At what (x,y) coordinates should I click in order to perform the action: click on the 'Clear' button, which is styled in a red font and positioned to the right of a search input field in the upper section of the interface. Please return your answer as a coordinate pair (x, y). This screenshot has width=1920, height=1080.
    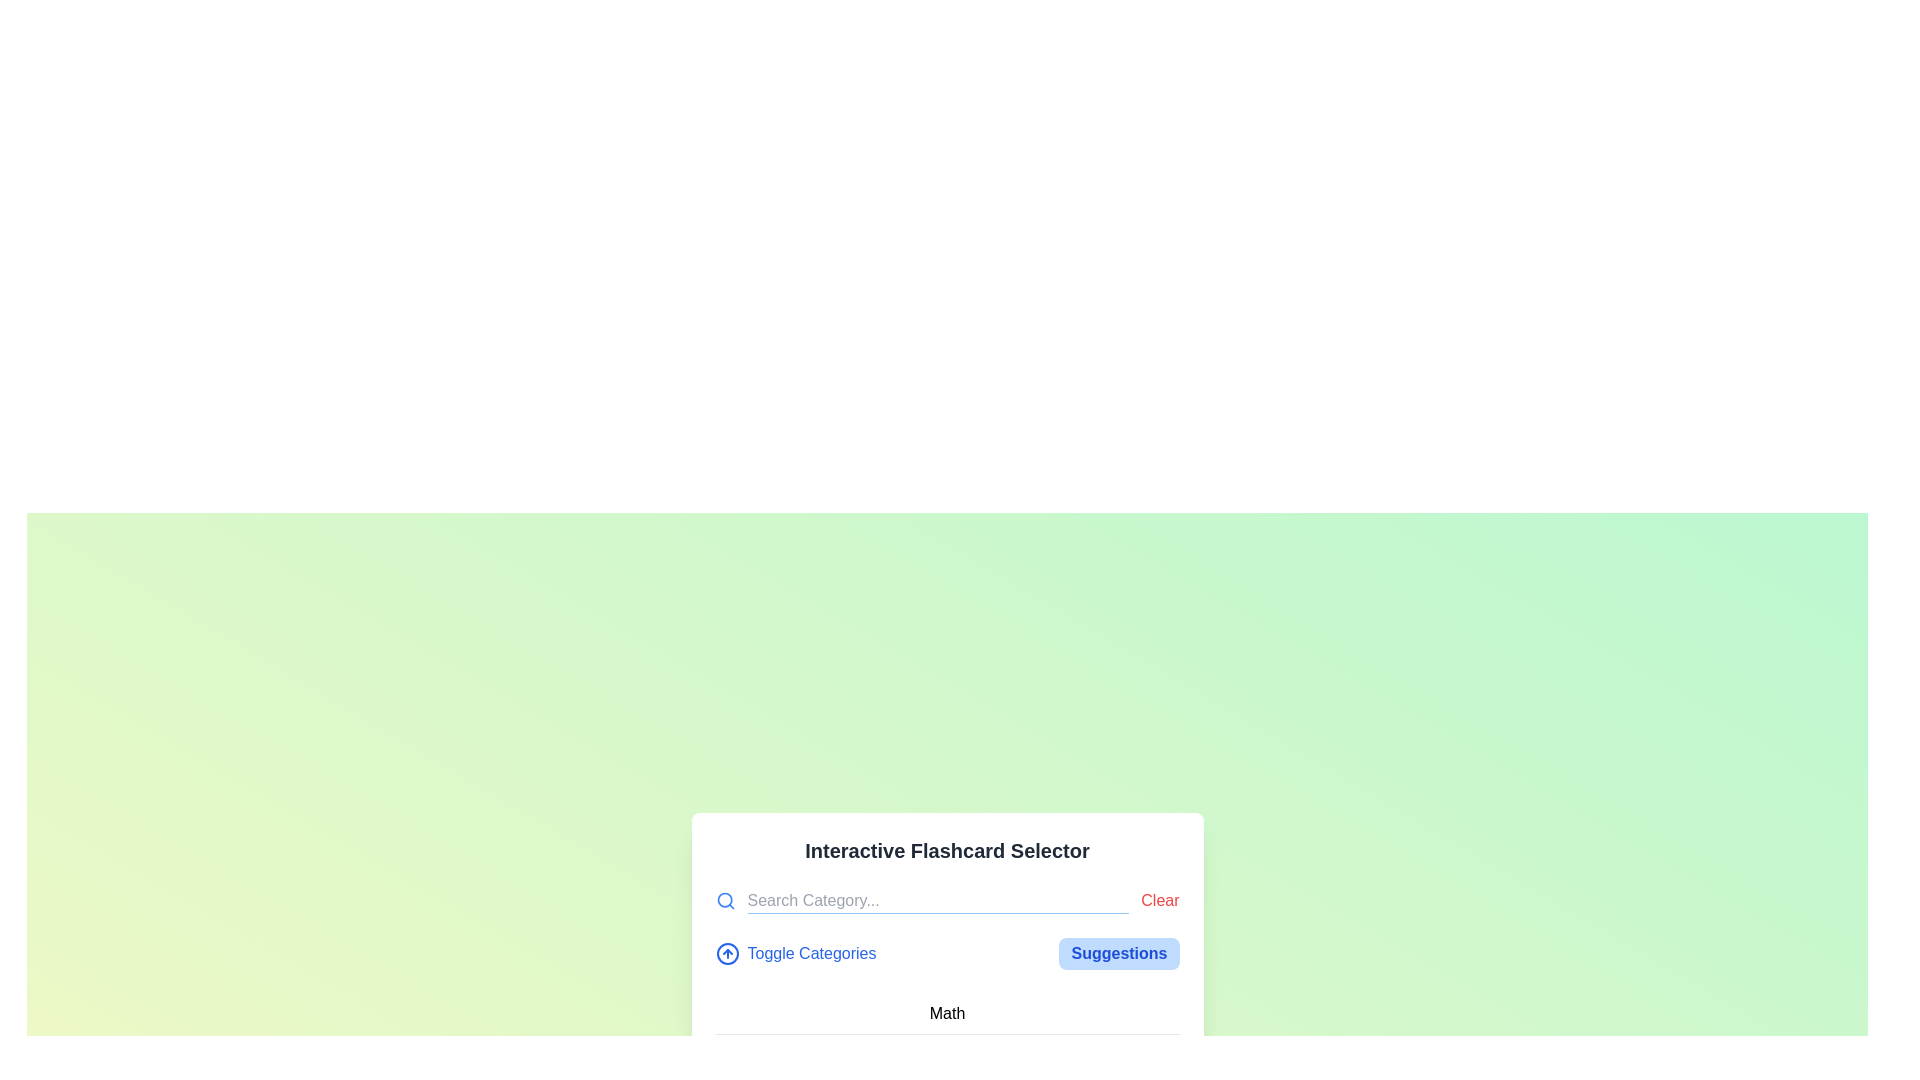
    Looking at the image, I should click on (1160, 901).